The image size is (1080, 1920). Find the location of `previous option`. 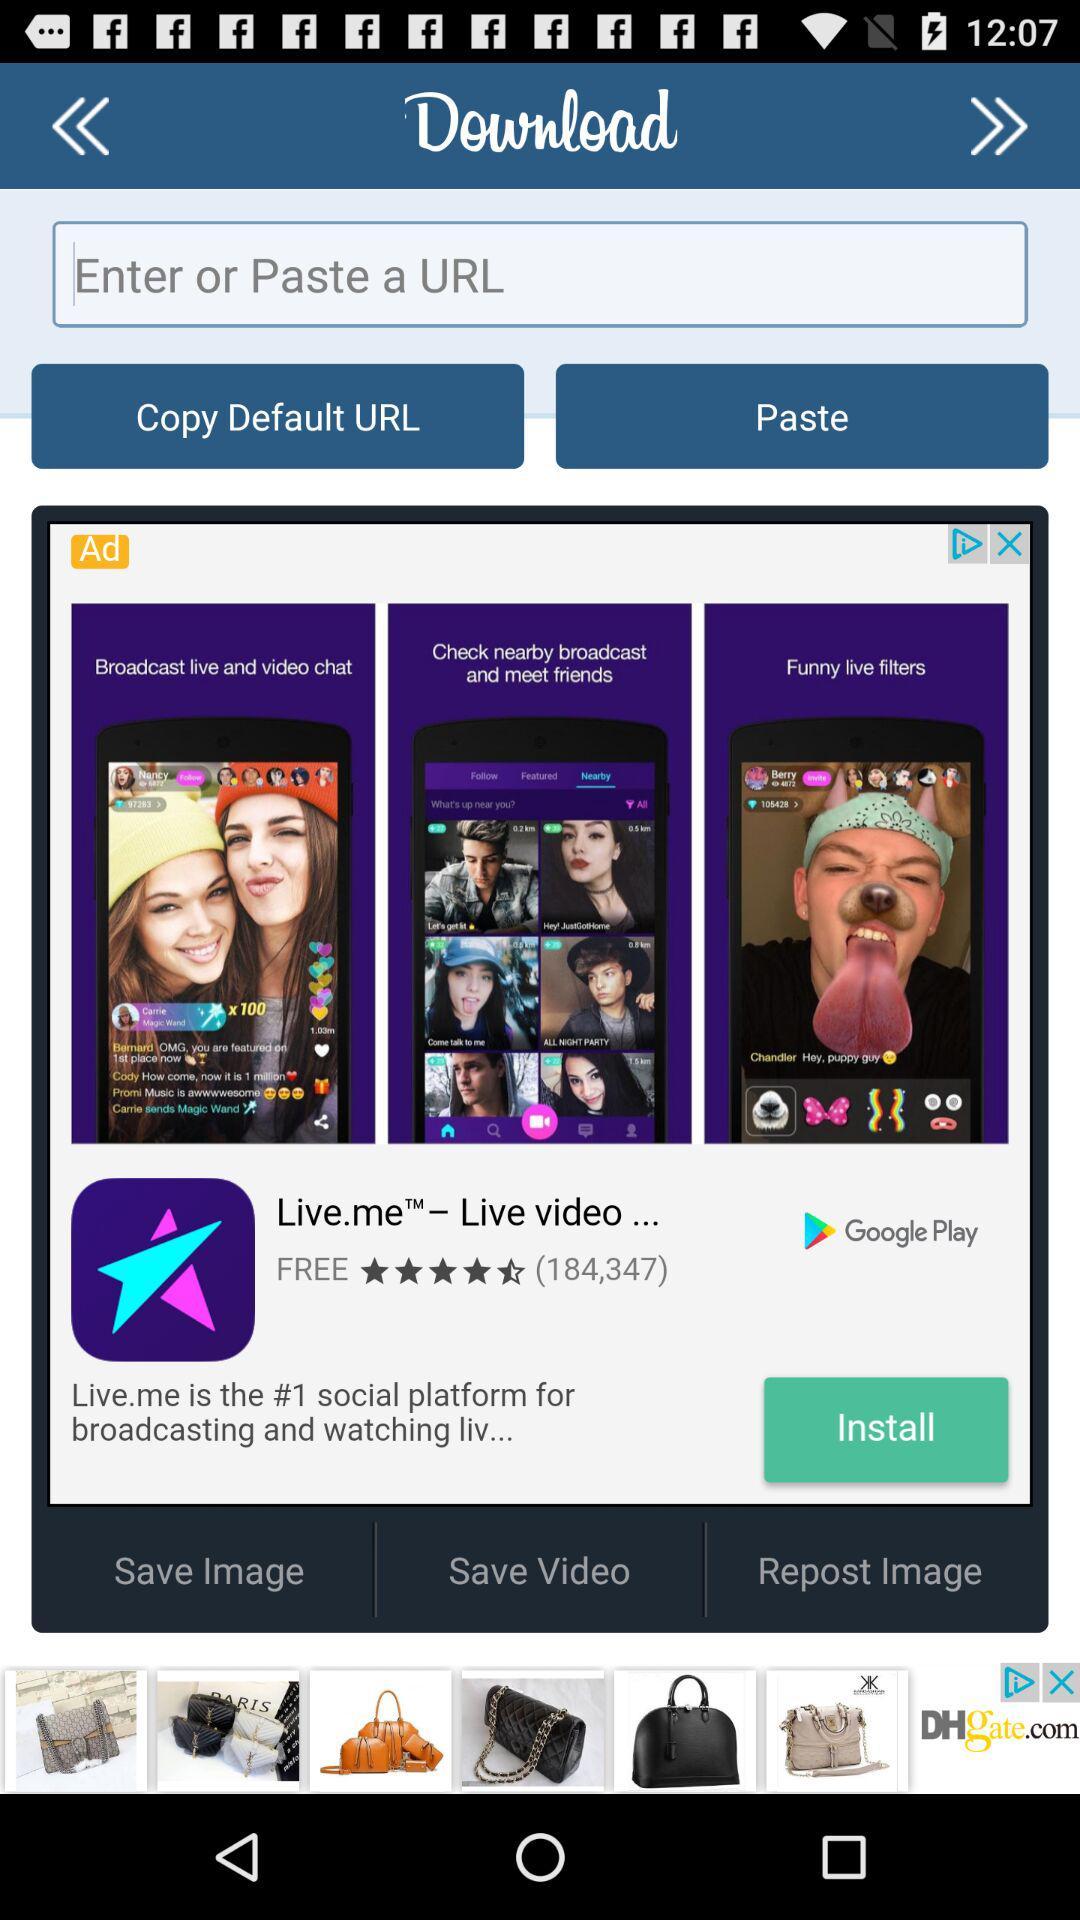

previous option is located at coordinates (79, 124).